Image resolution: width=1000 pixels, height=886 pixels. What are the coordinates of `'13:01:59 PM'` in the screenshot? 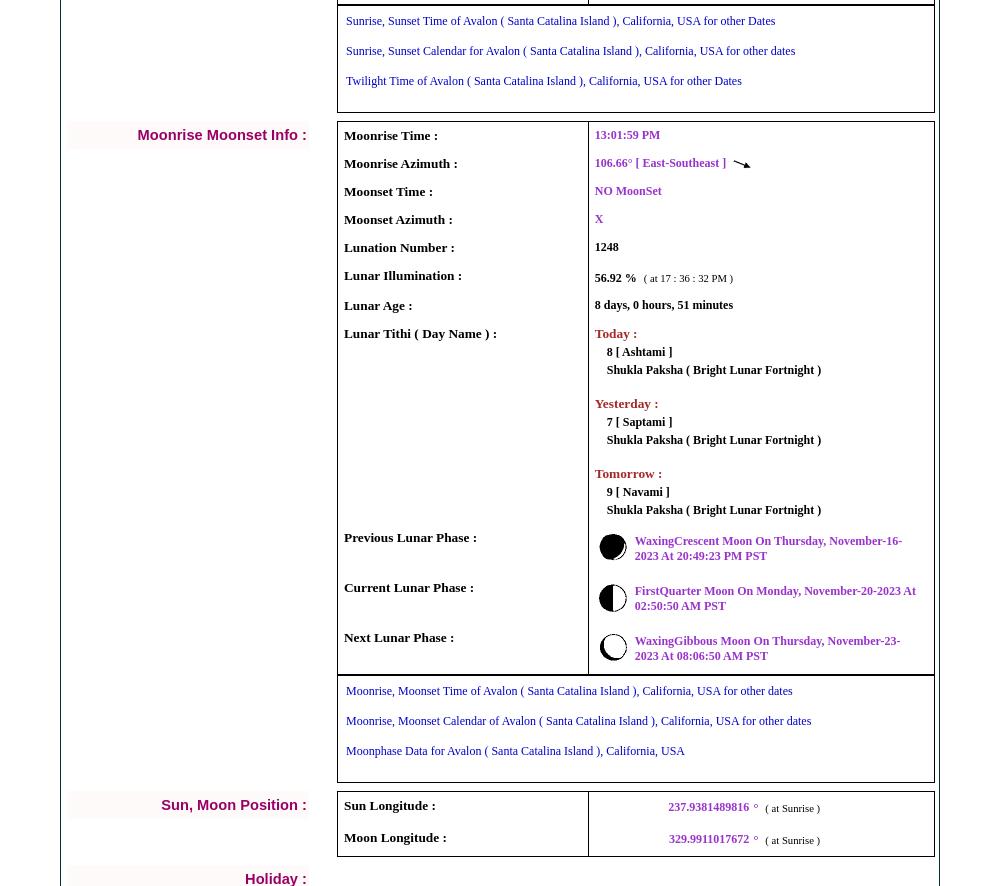 It's located at (627, 134).